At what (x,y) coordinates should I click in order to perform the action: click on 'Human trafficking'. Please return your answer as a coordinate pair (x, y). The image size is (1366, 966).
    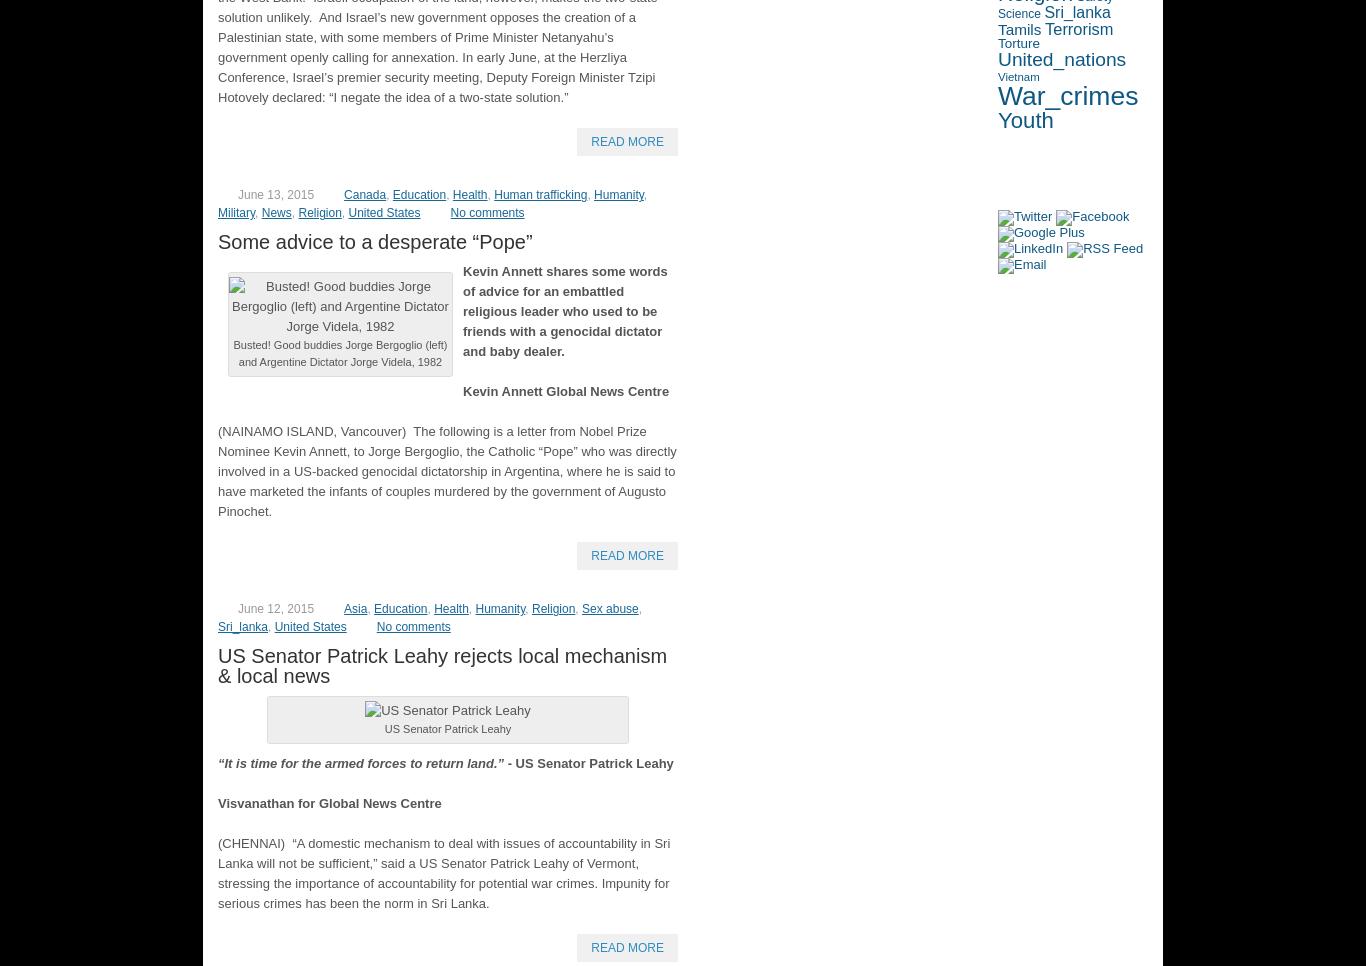
    Looking at the image, I should click on (540, 195).